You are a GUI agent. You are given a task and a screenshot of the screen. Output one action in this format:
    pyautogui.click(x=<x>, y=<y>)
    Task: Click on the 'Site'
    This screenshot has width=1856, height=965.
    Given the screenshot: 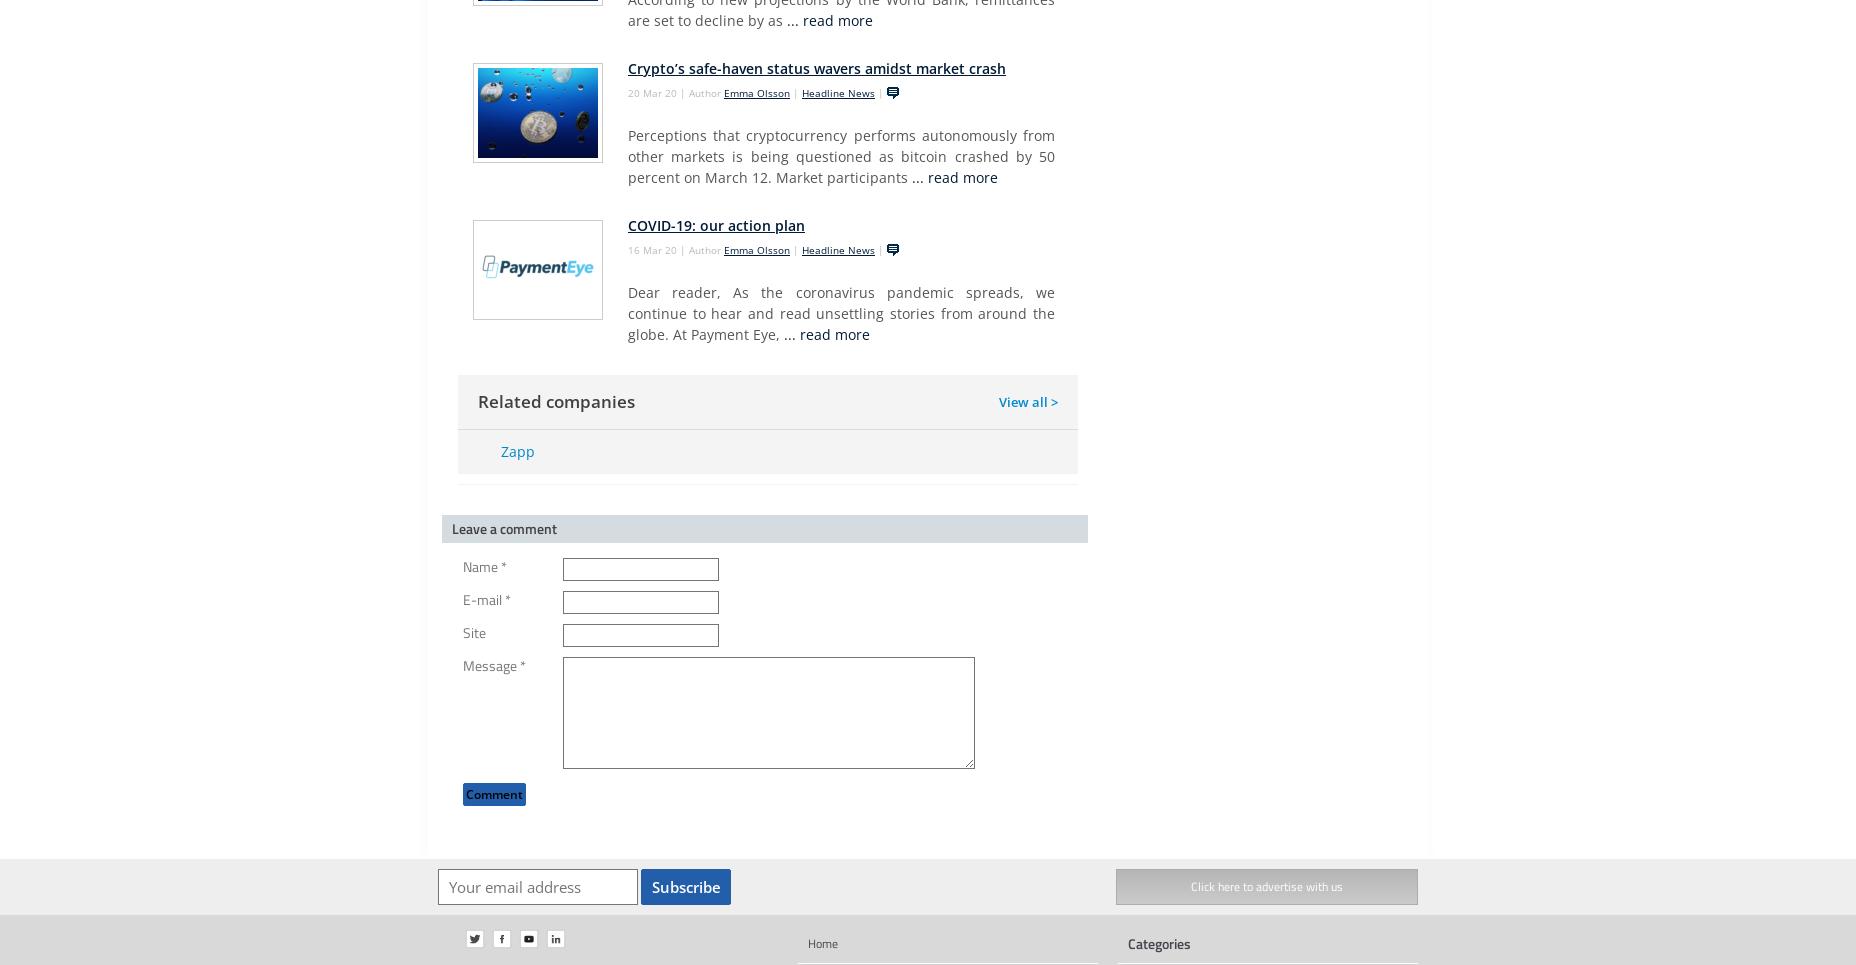 What is the action you would take?
    pyautogui.click(x=473, y=632)
    